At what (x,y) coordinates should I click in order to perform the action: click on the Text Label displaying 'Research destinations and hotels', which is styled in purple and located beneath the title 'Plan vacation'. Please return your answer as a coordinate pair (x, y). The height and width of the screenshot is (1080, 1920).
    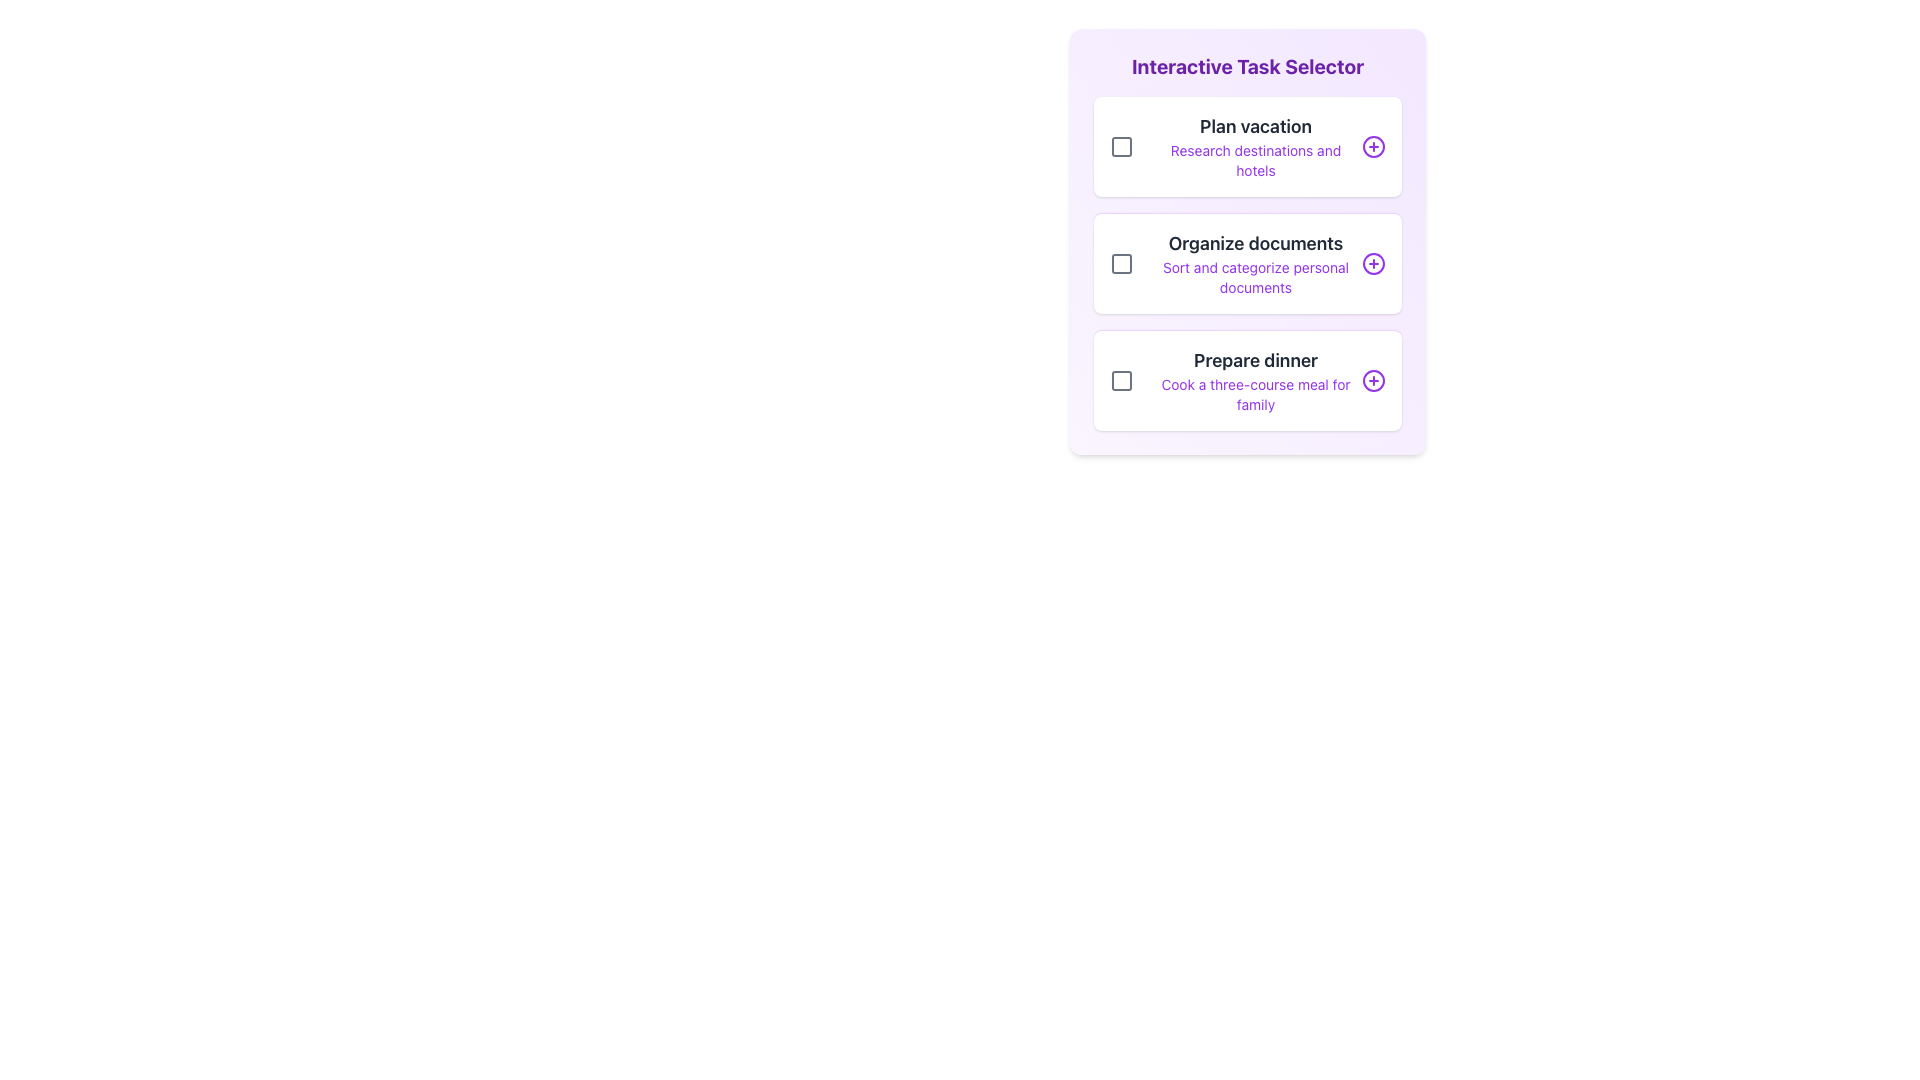
    Looking at the image, I should click on (1255, 160).